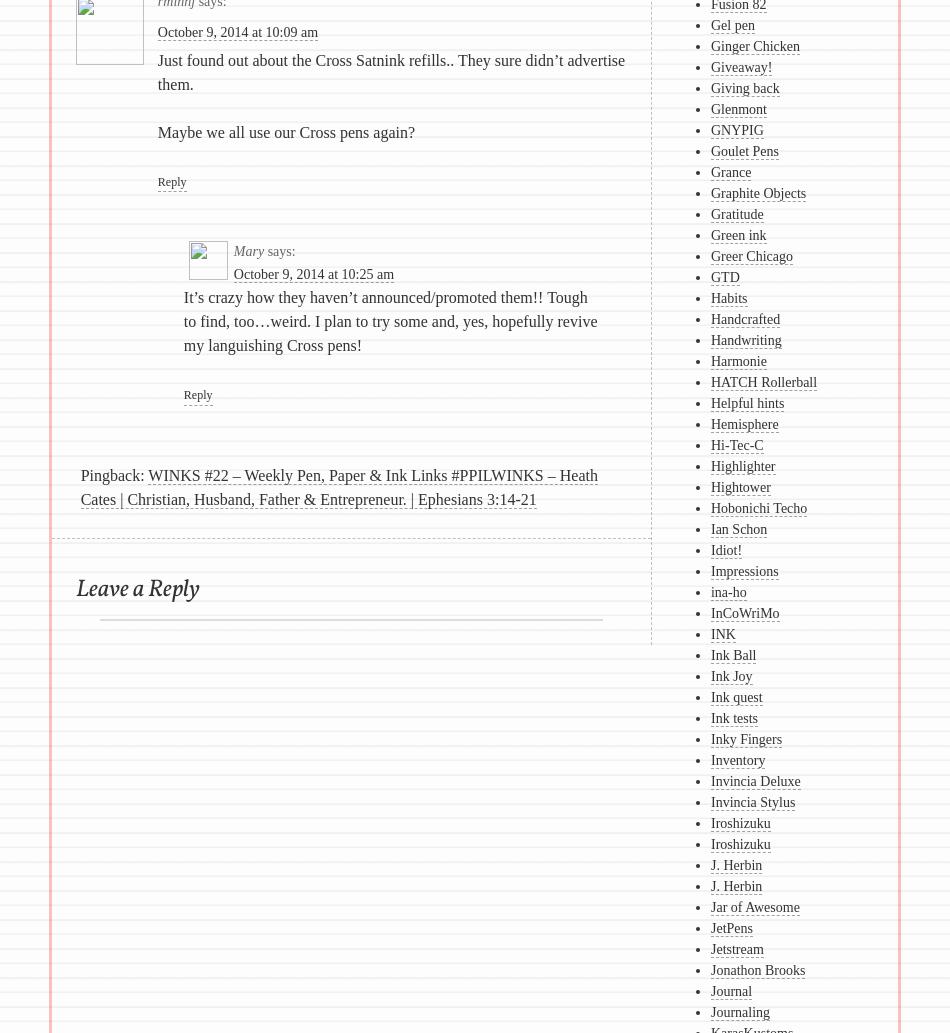 Image resolution: width=950 pixels, height=1033 pixels. Describe the element at coordinates (710, 361) in the screenshot. I see `'Harmonie'` at that location.